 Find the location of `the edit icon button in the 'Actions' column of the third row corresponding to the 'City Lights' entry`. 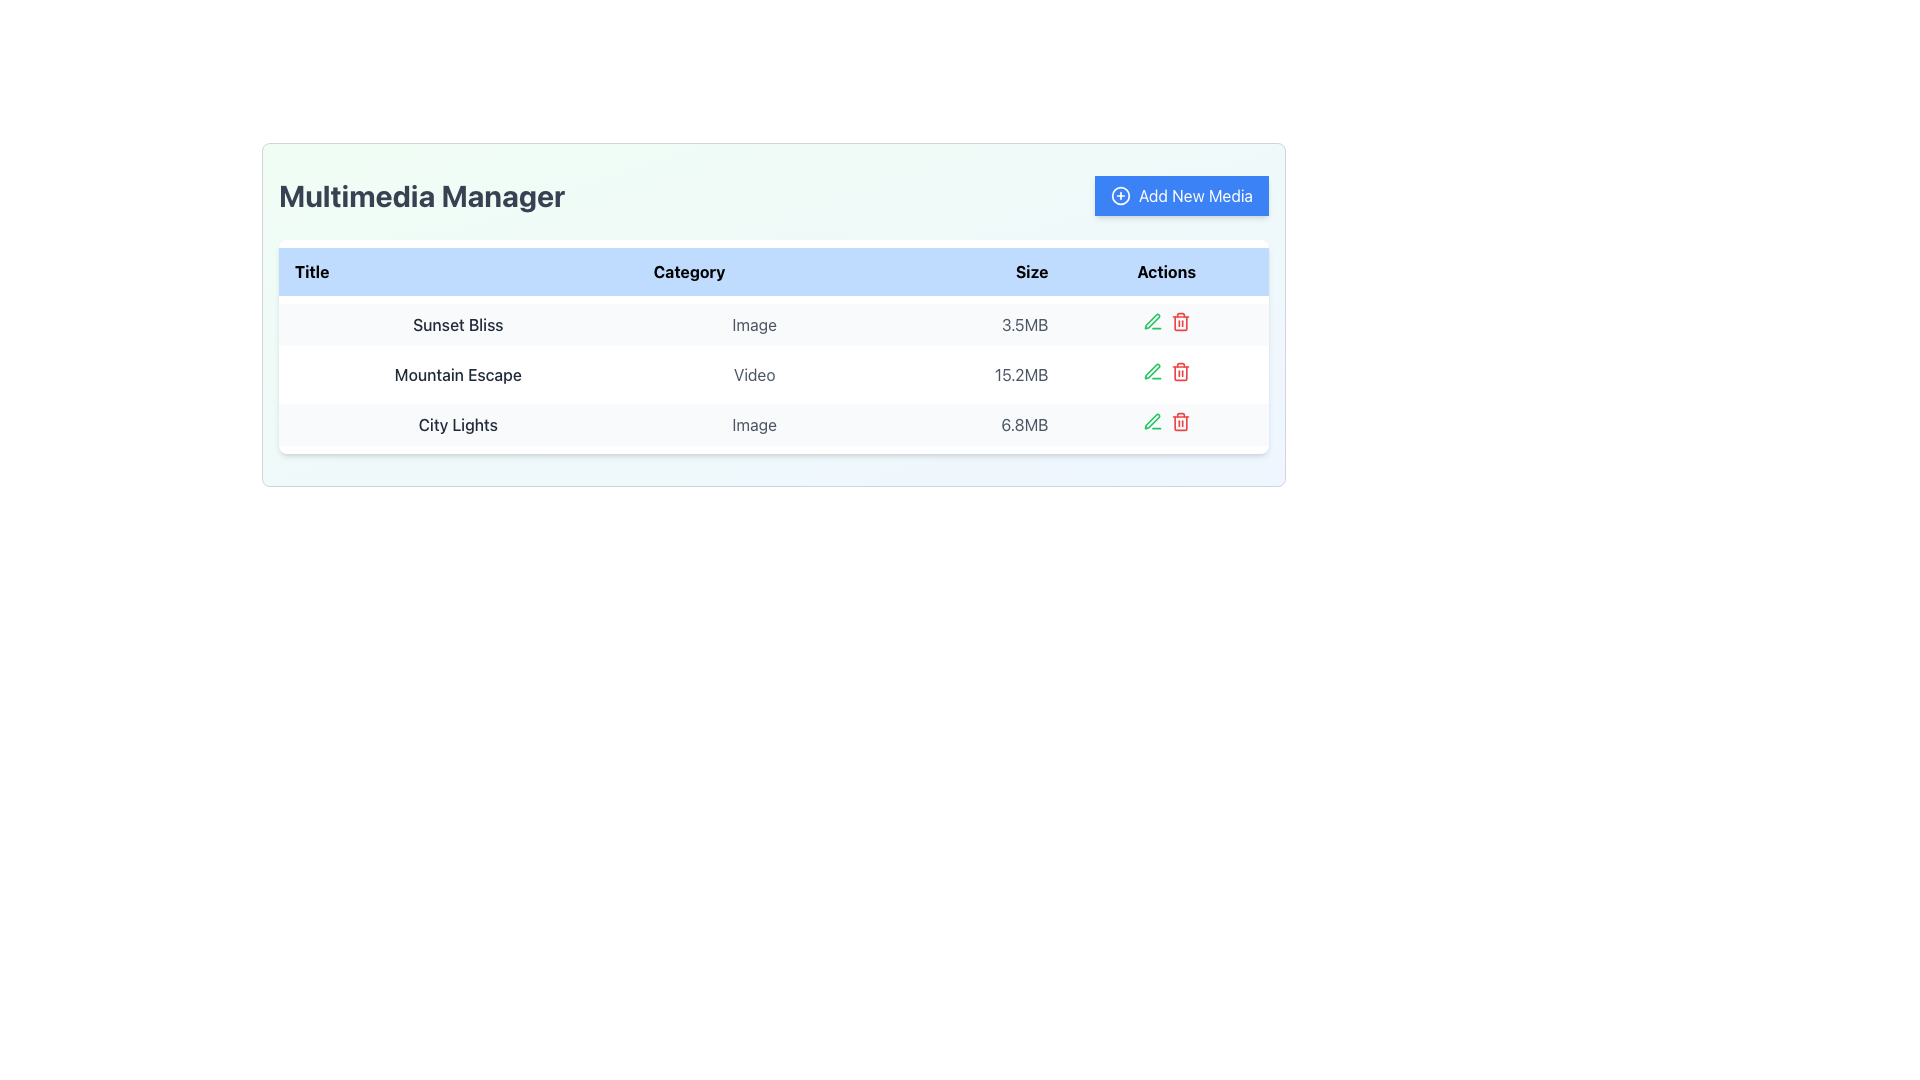

the edit icon button in the 'Actions' column of the third row corresponding to the 'City Lights' entry is located at coordinates (1152, 420).